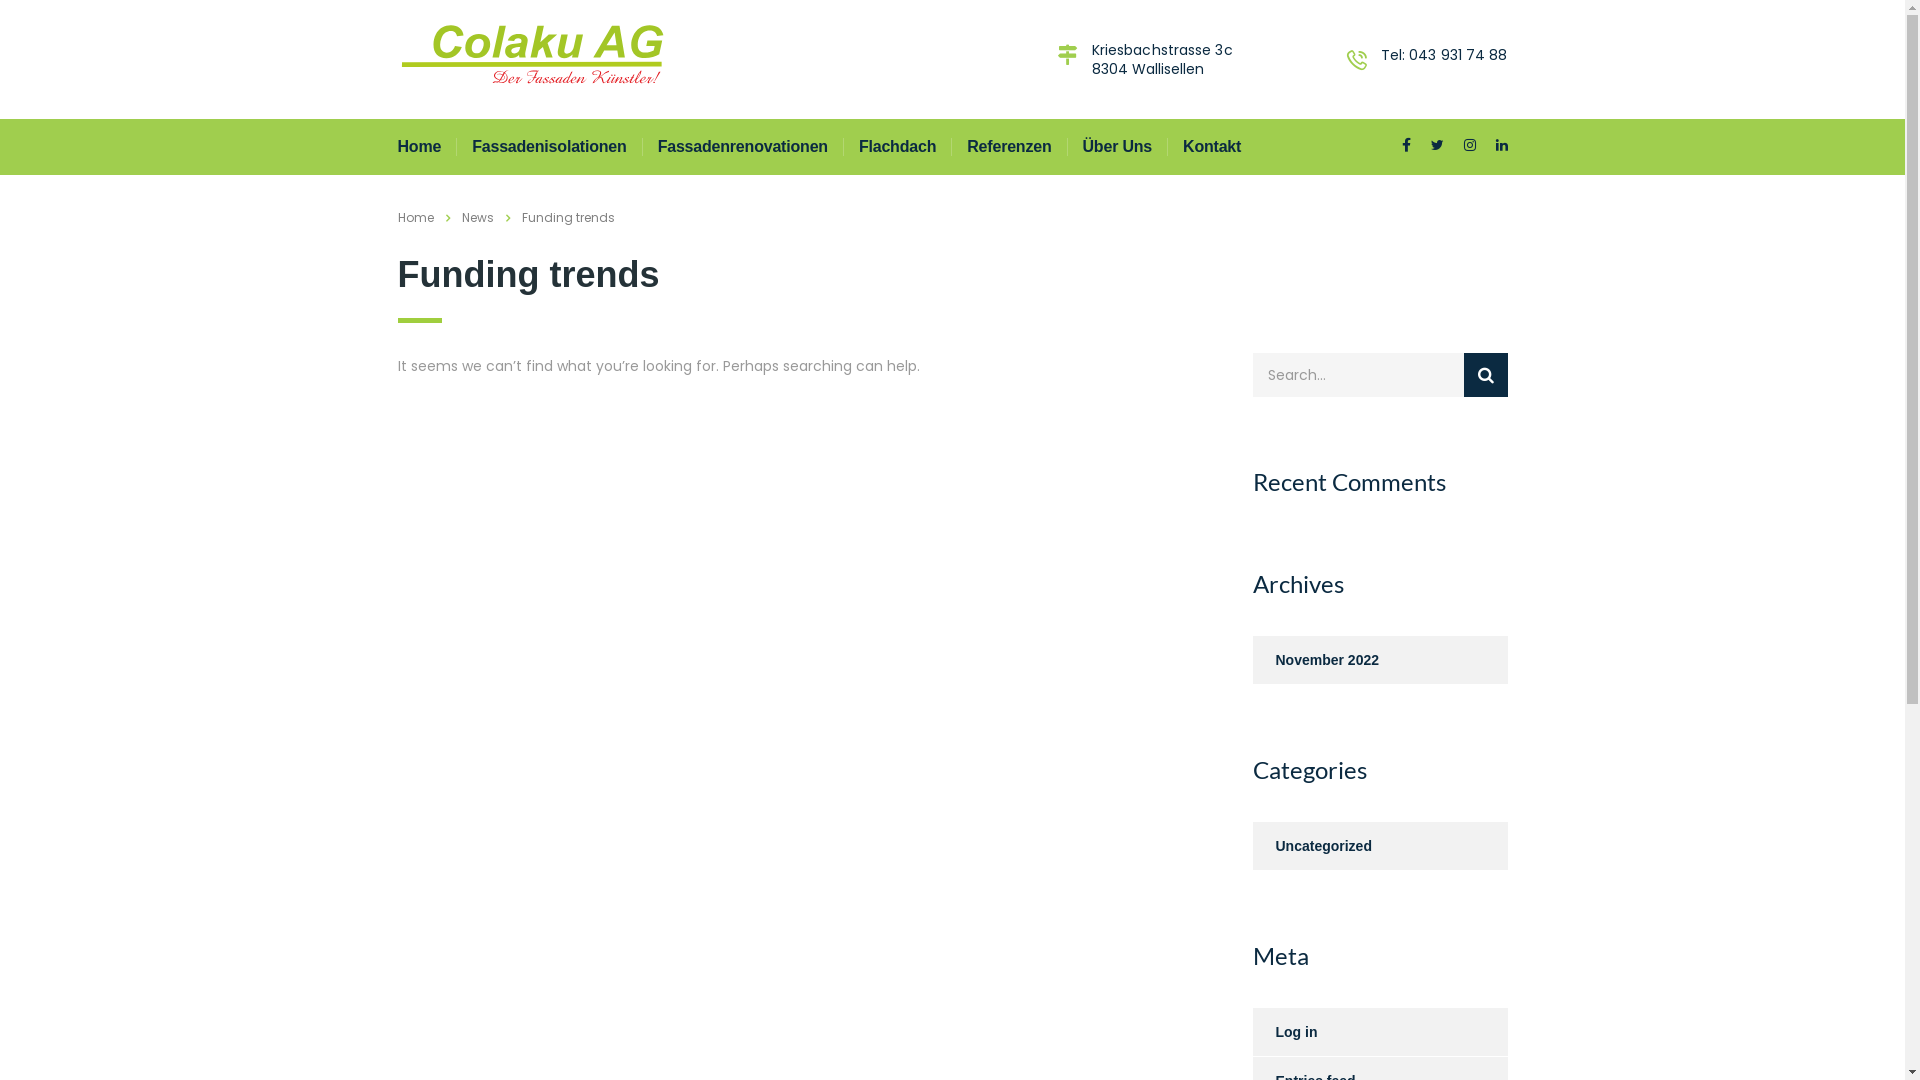 The image size is (1920, 1080). I want to click on 'Home', so click(398, 217).